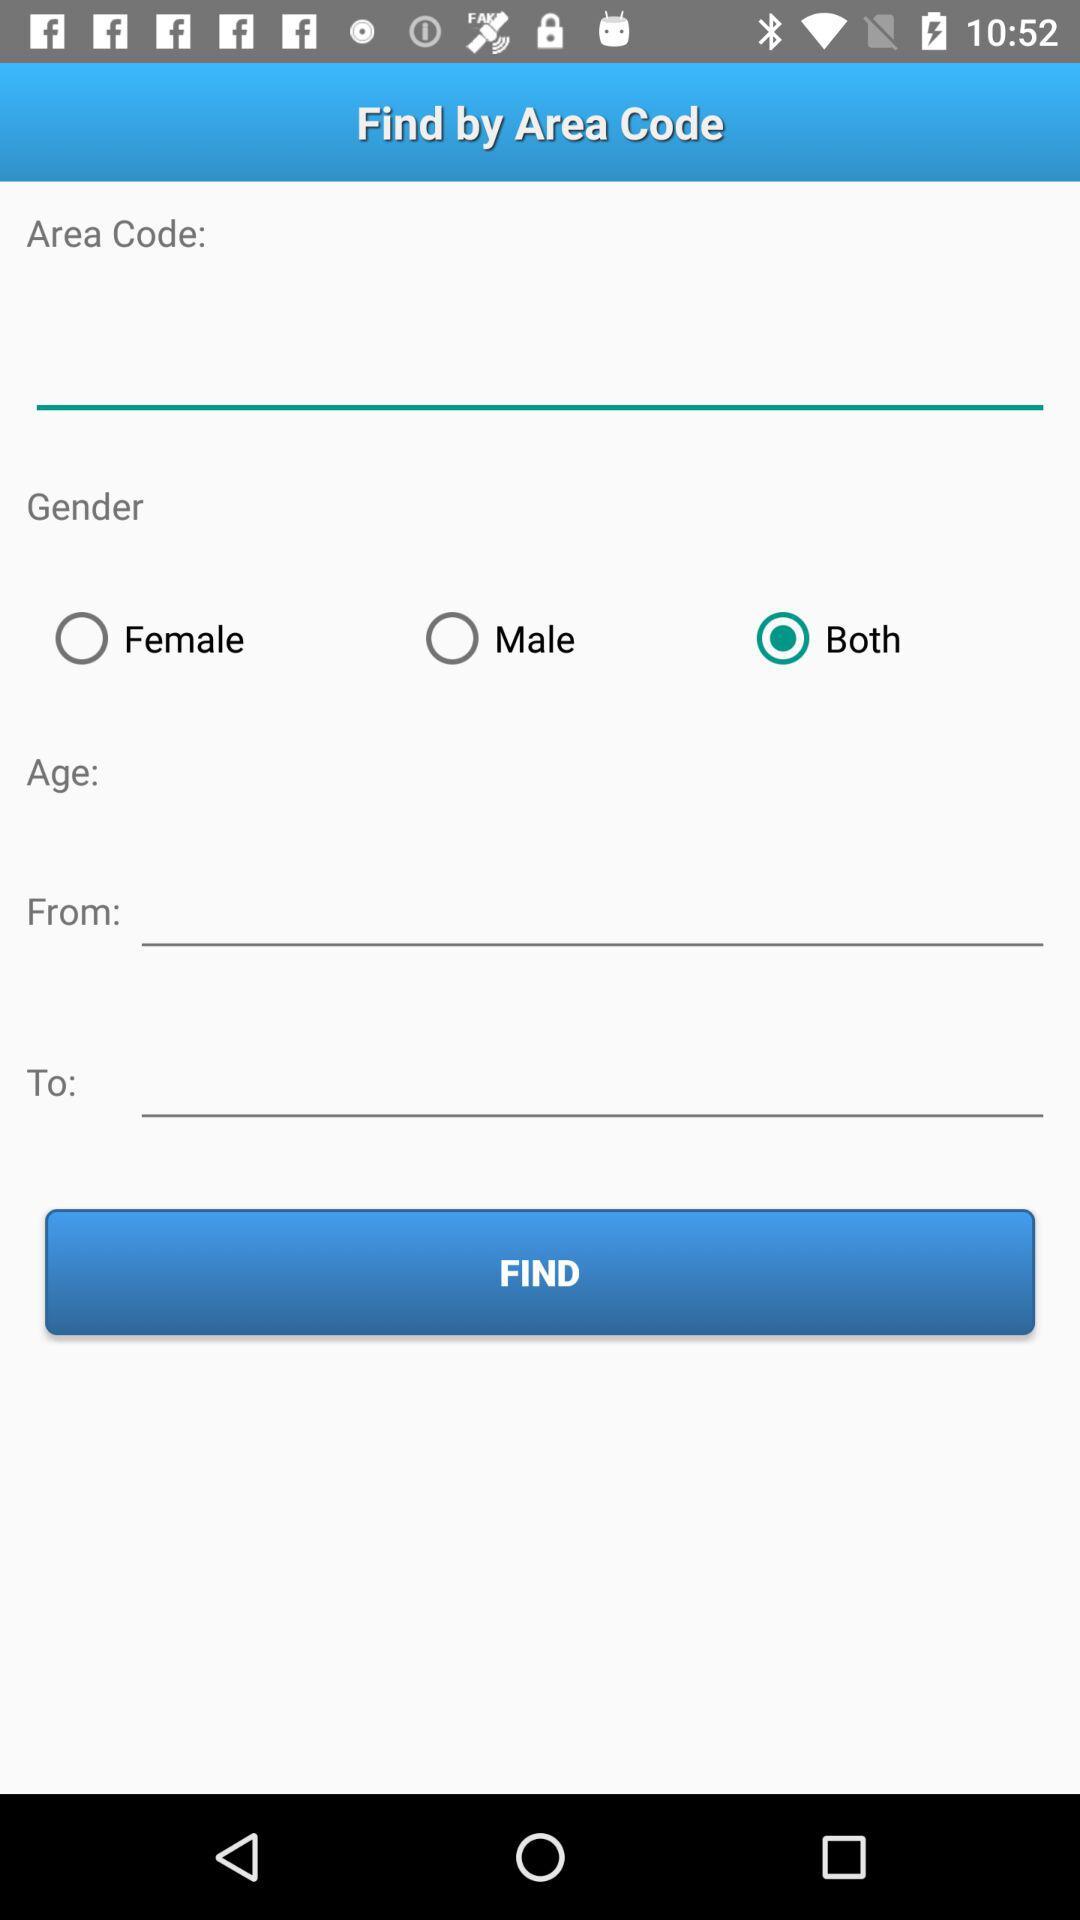  Describe the element at coordinates (540, 369) in the screenshot. I see `area code` at that location.